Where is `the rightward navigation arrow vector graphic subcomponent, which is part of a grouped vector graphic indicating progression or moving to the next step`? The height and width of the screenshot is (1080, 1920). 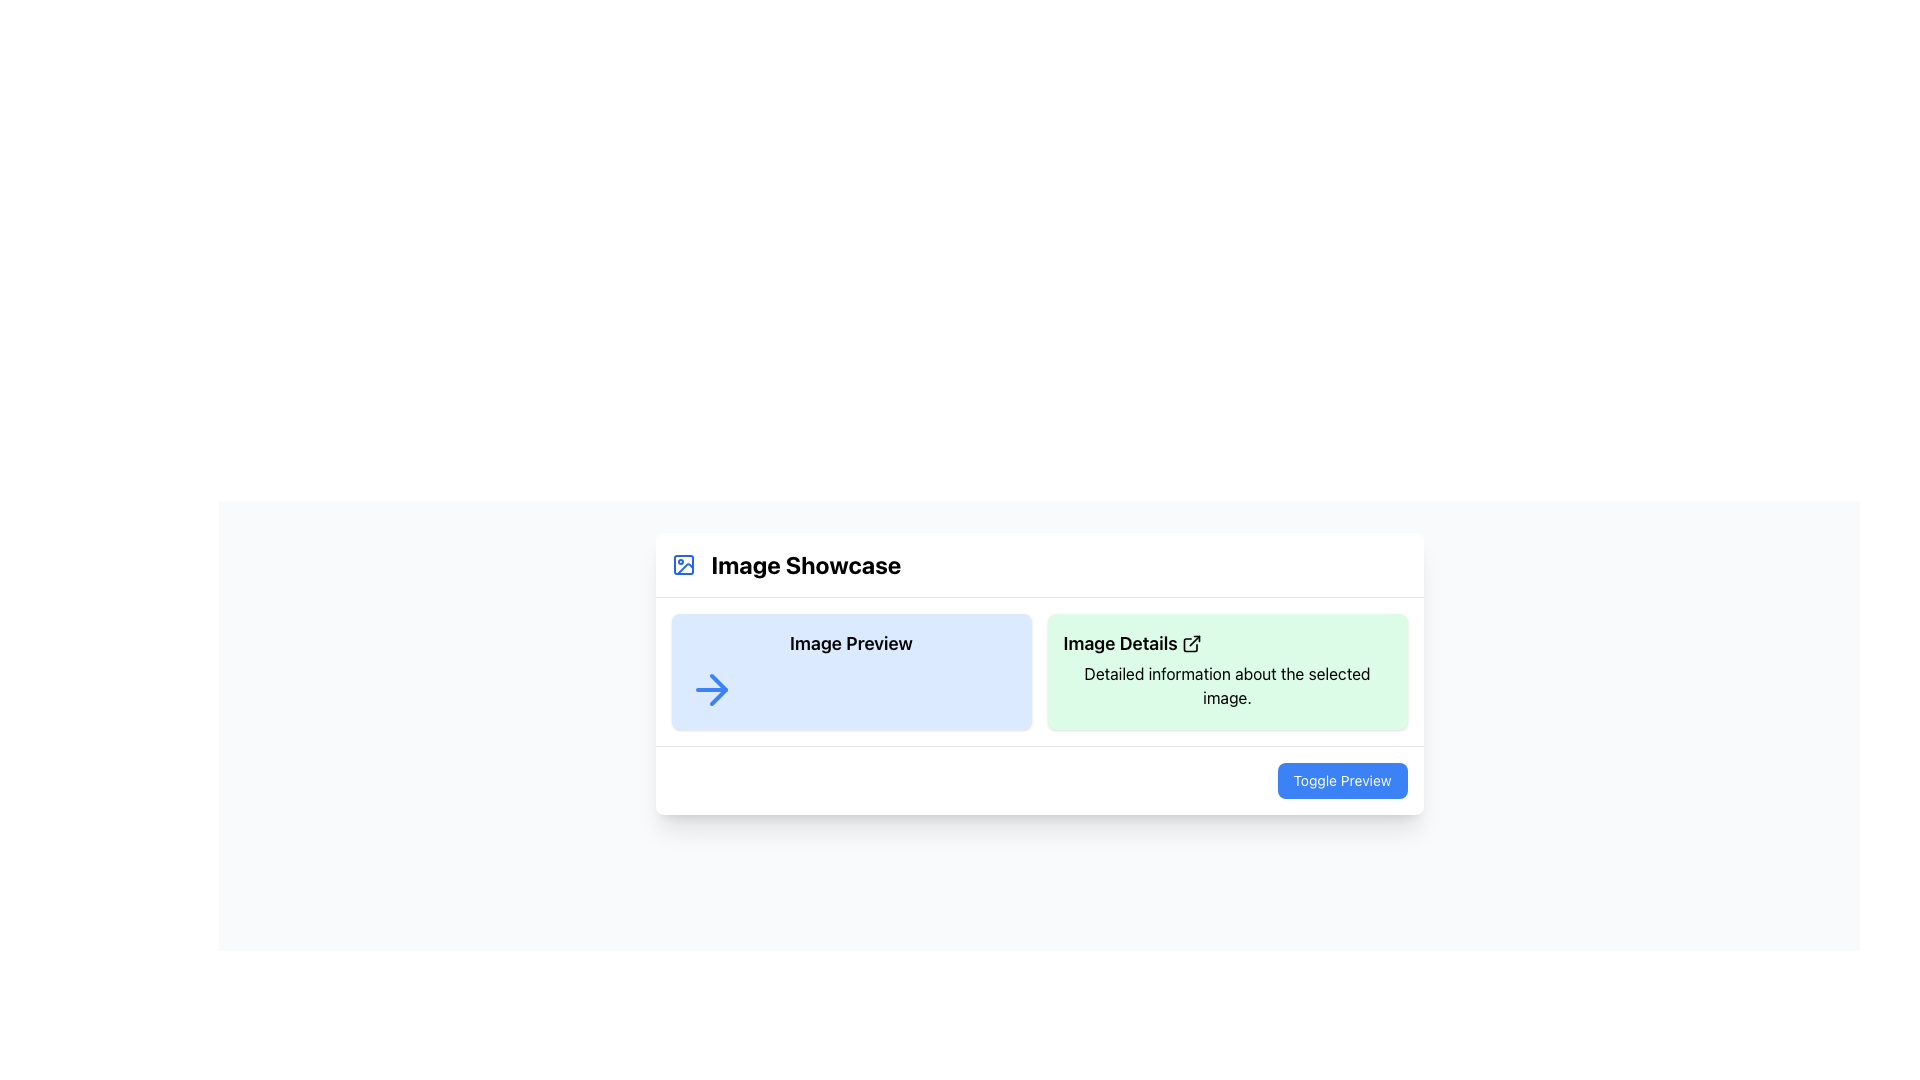
the rightward navigation arrow vector graphic subcomponent, which is part of a grouped vector graphic indicating progression or moving to the next step is located at coordinates (718, 689).